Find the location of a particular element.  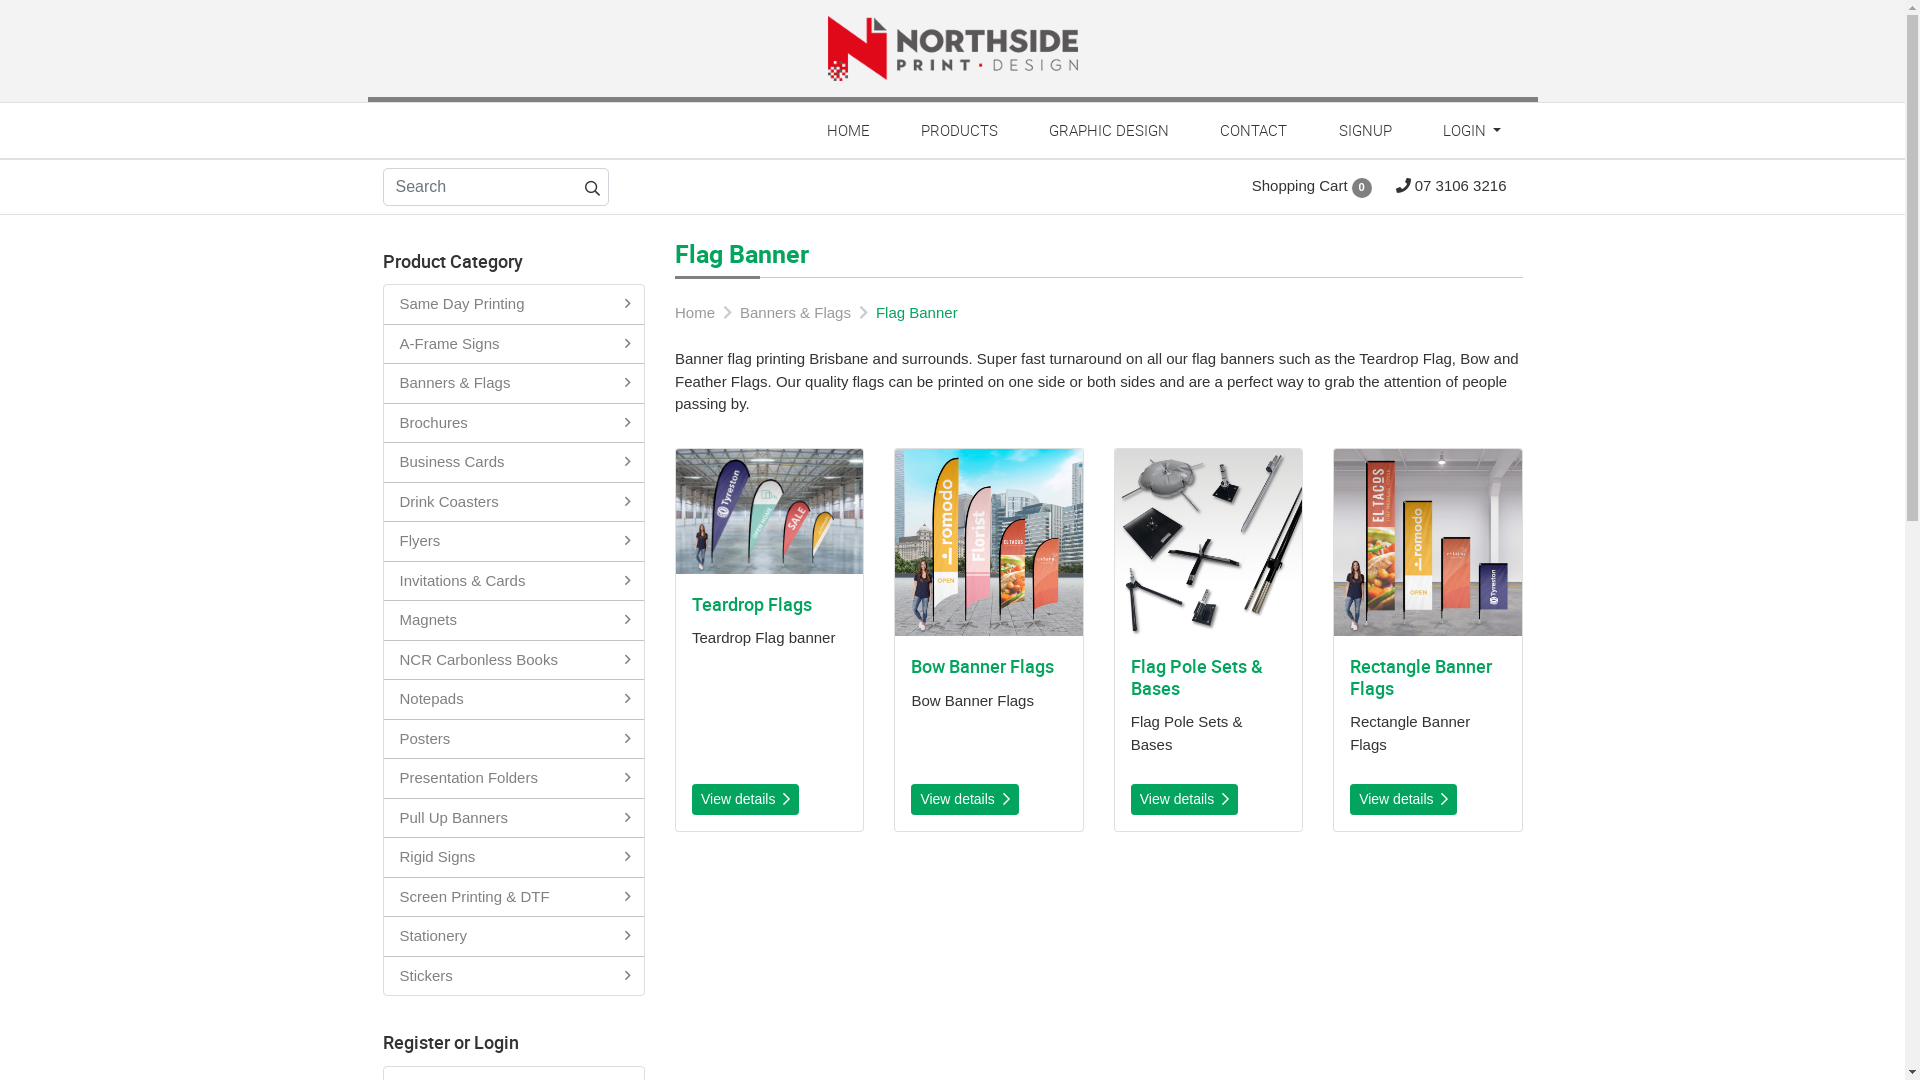

'Rigid Signs' is located at coordinates (514, 856).